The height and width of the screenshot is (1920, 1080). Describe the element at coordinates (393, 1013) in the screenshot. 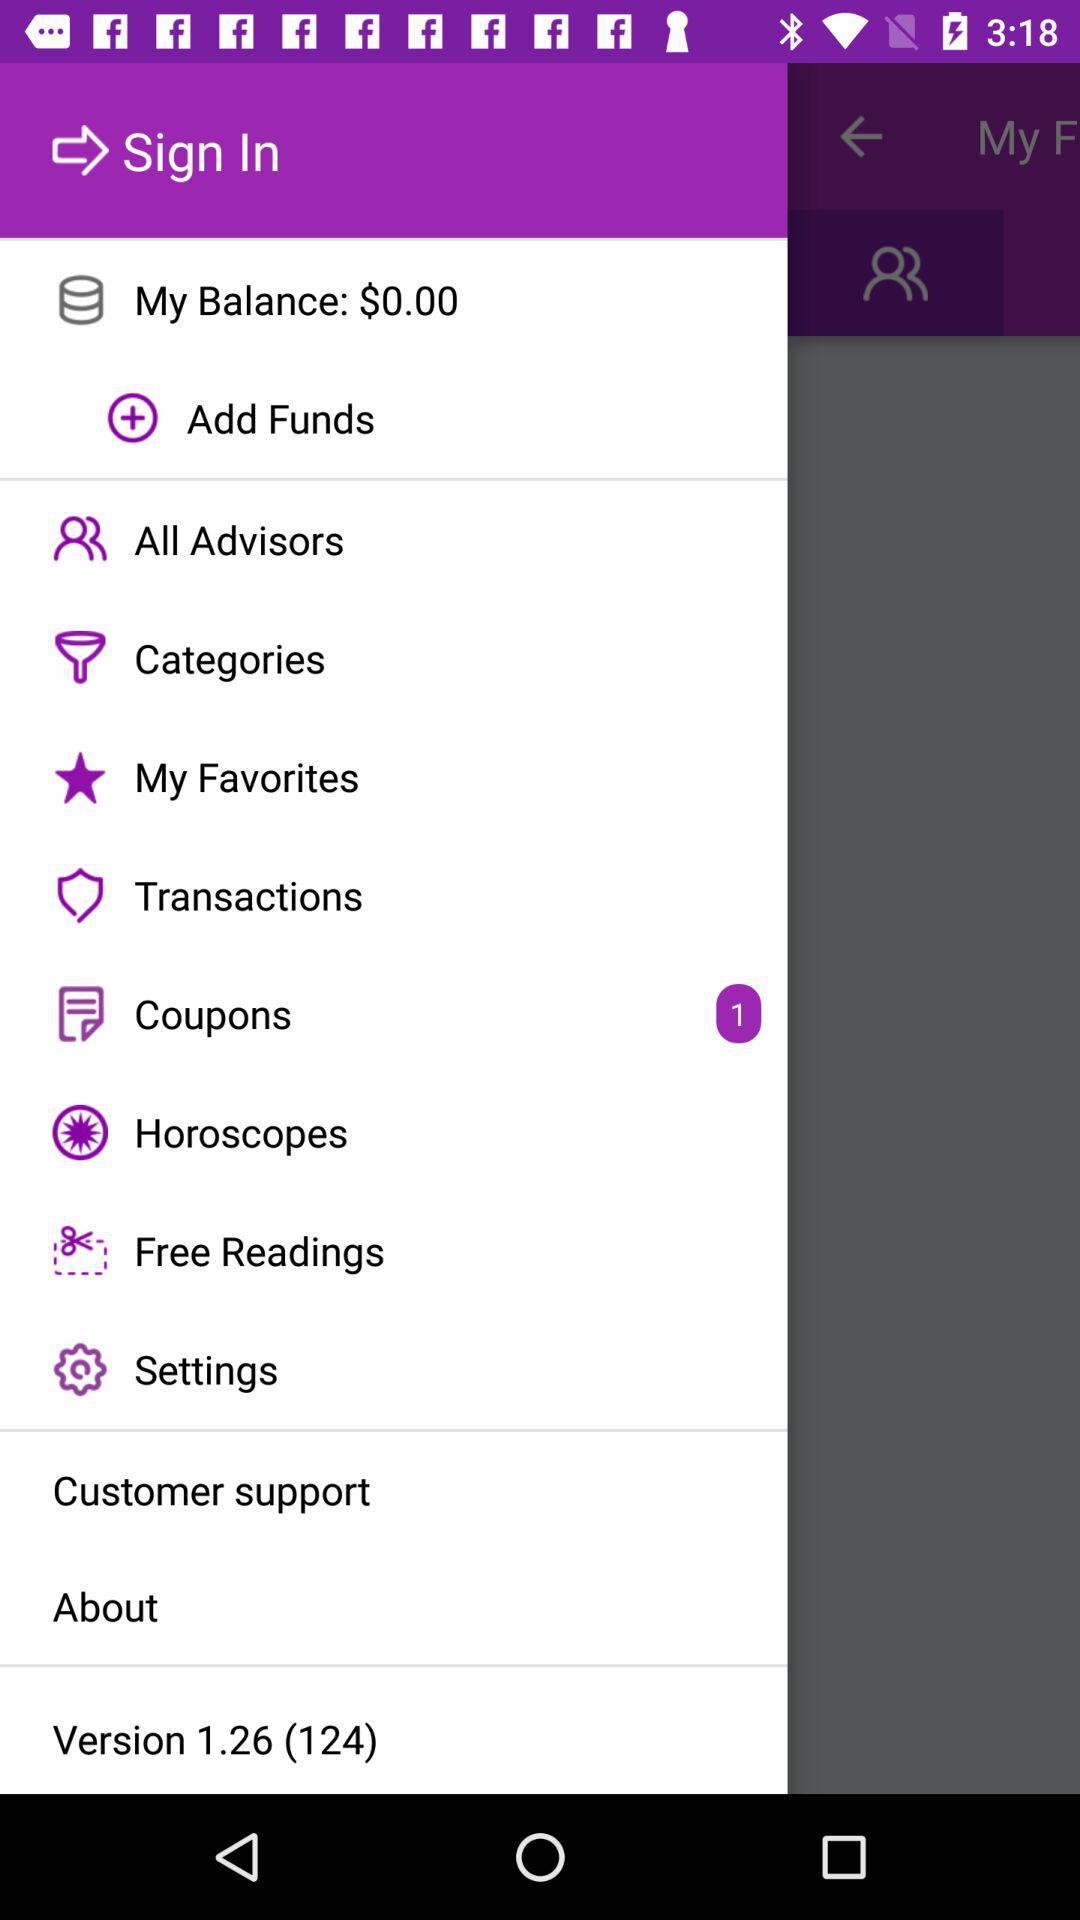

I see `the icon below transactions` at that location.